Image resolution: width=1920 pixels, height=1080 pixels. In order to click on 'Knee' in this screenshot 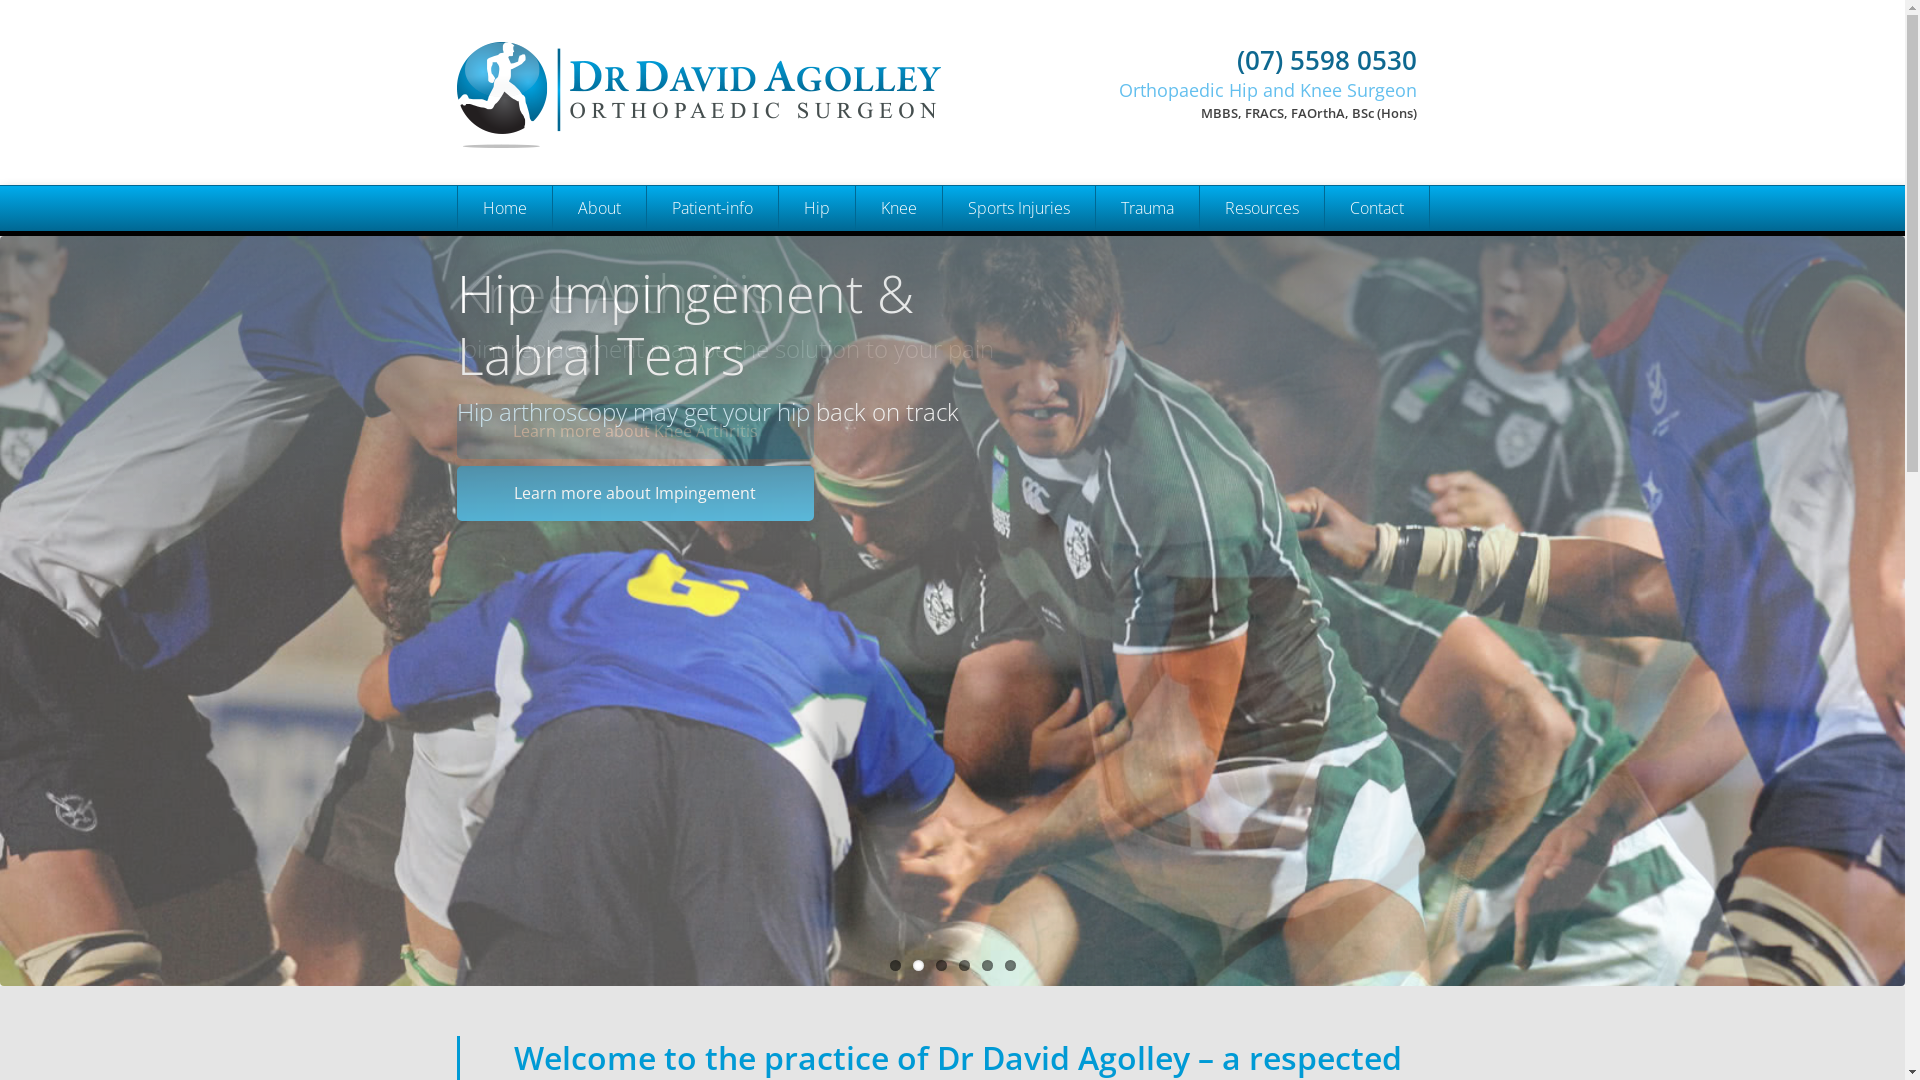, I will do `click(896, 208)`.